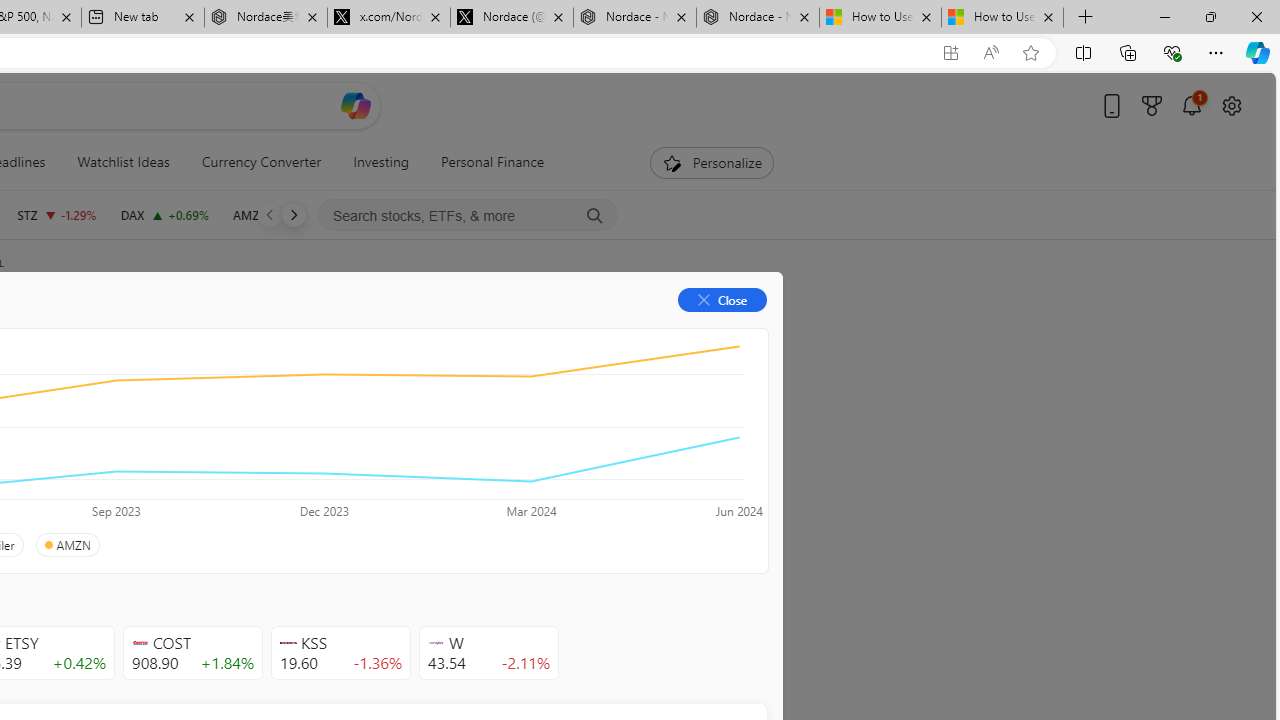 Image resolution: width=1280 pixels, height=720 pixels. I want to click on 'Nordace (@NordaceOfficial) / X', so click(512, 17).